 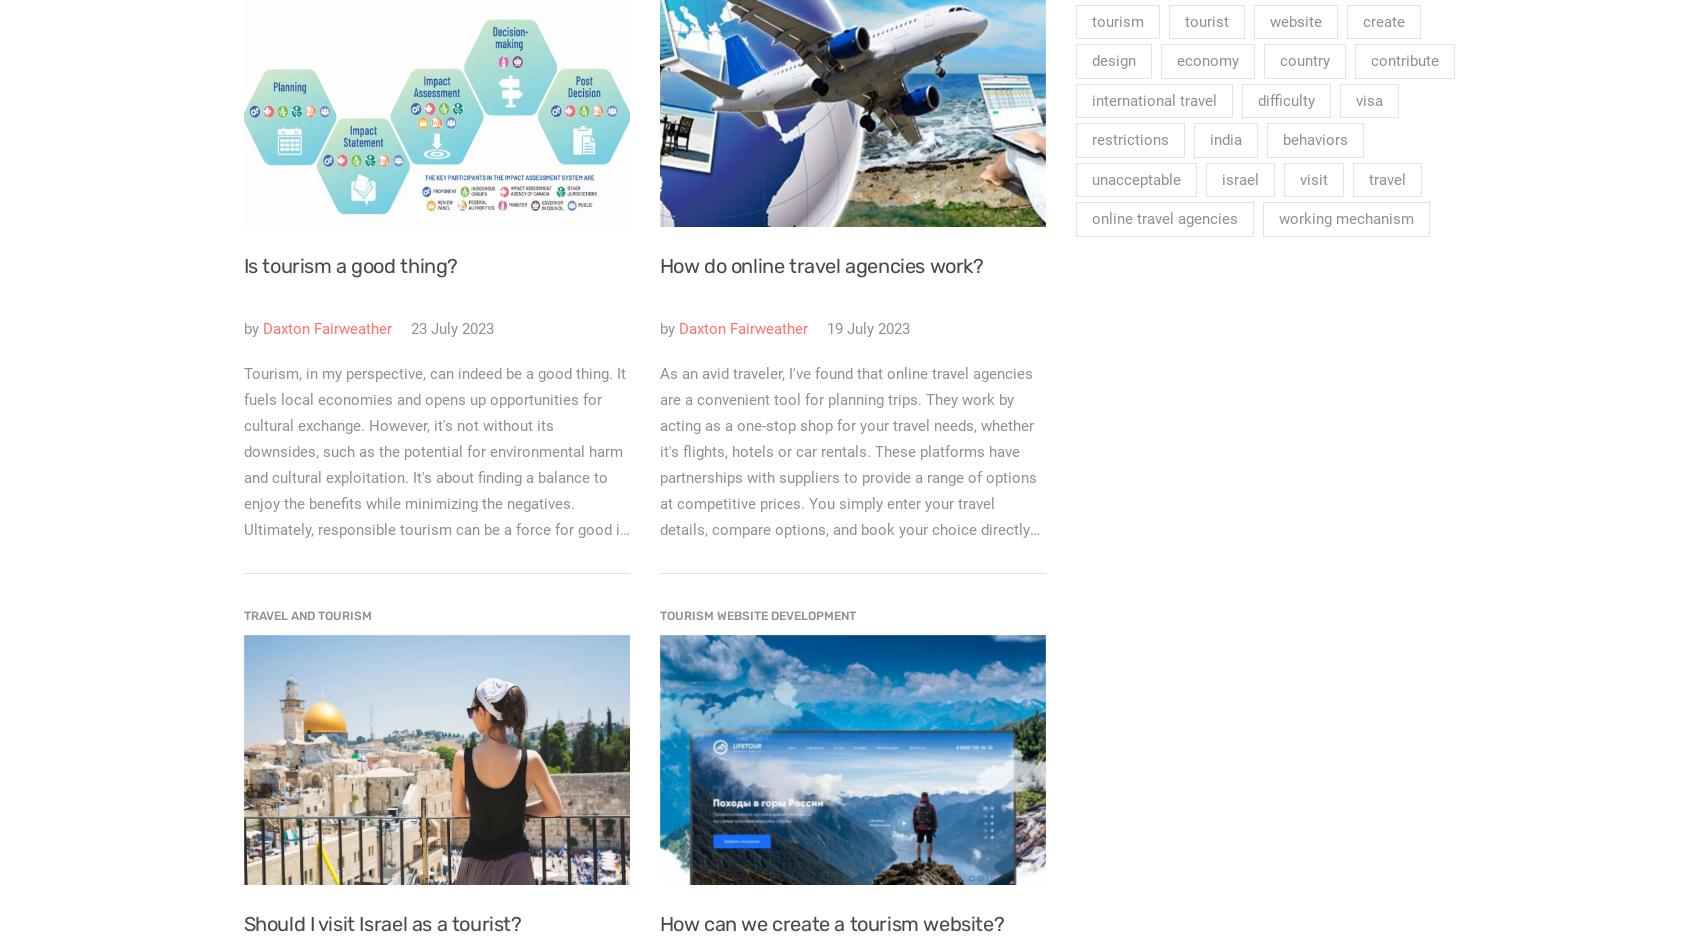 I want to click on 'tourism', so click(x=1115, y=21).